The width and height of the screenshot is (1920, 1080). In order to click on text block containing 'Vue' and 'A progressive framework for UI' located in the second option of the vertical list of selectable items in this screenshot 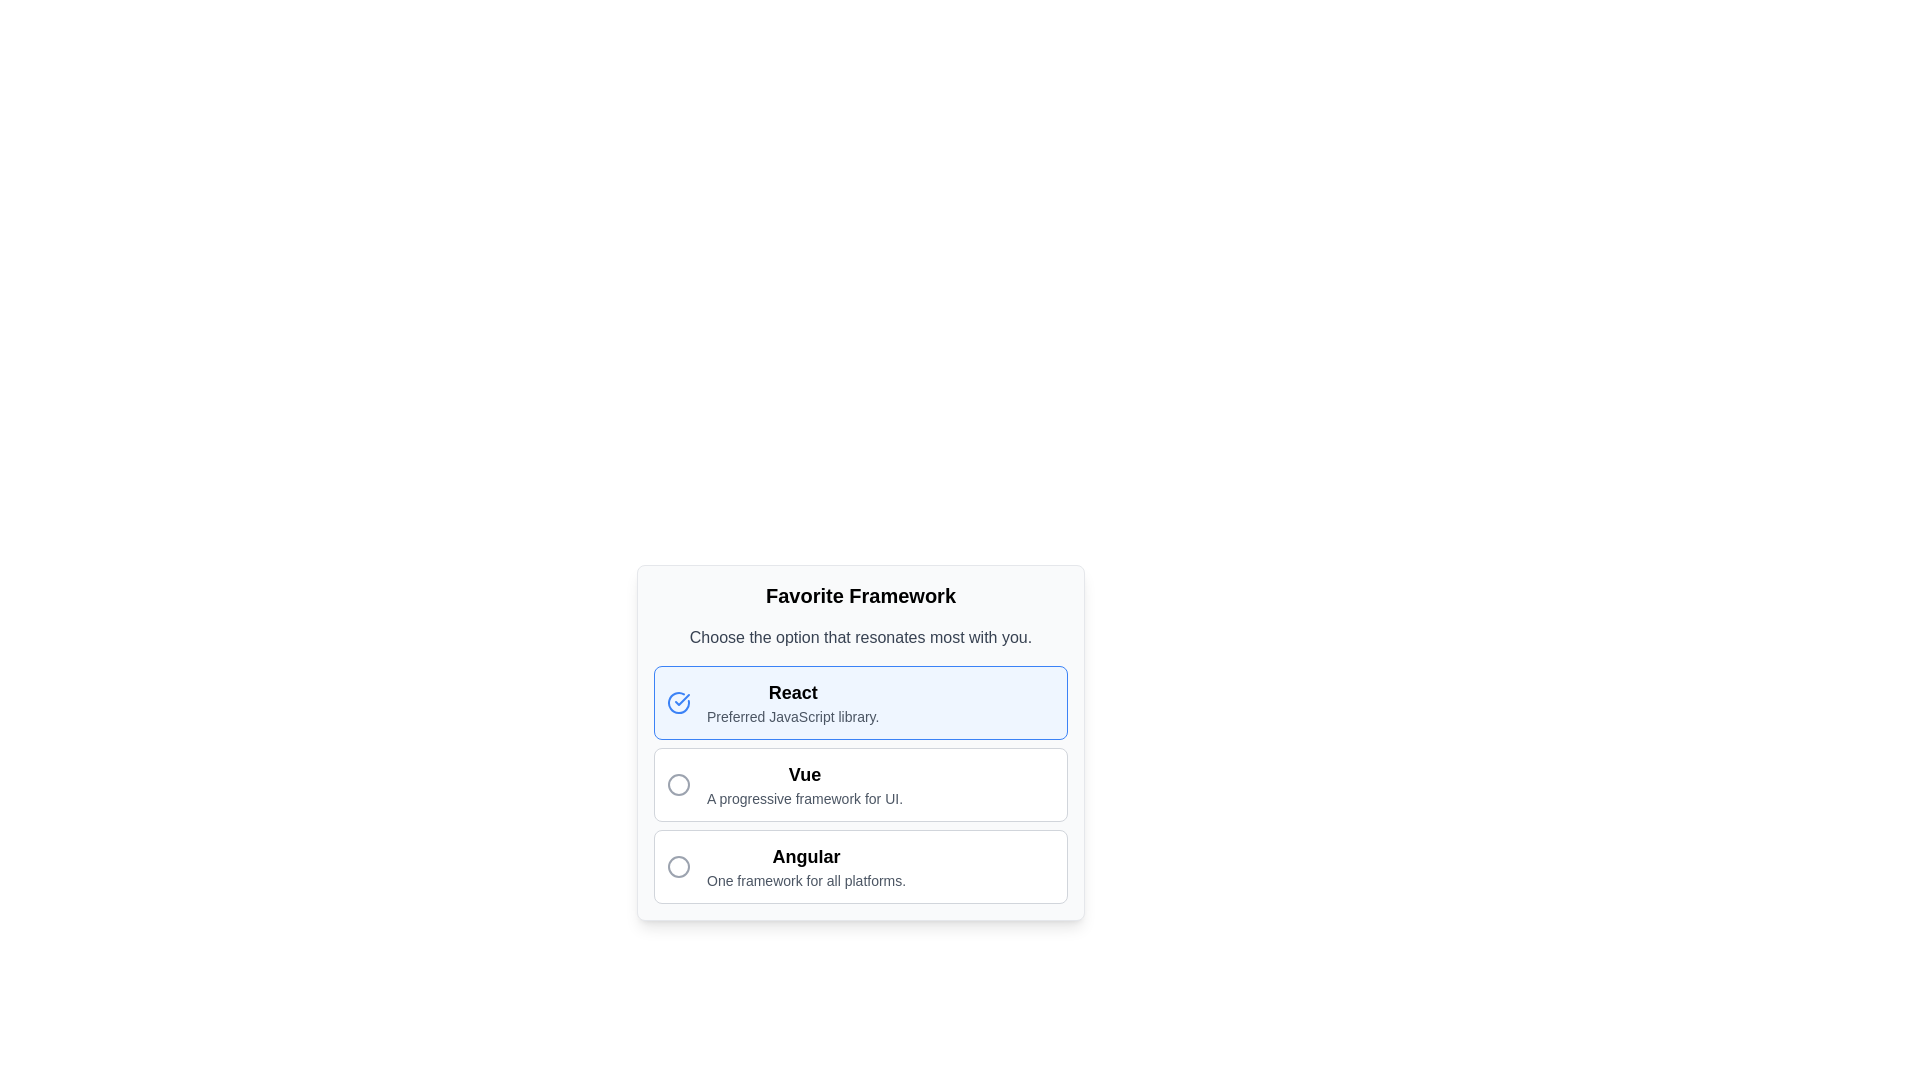, I will do `click(805, 784)`.